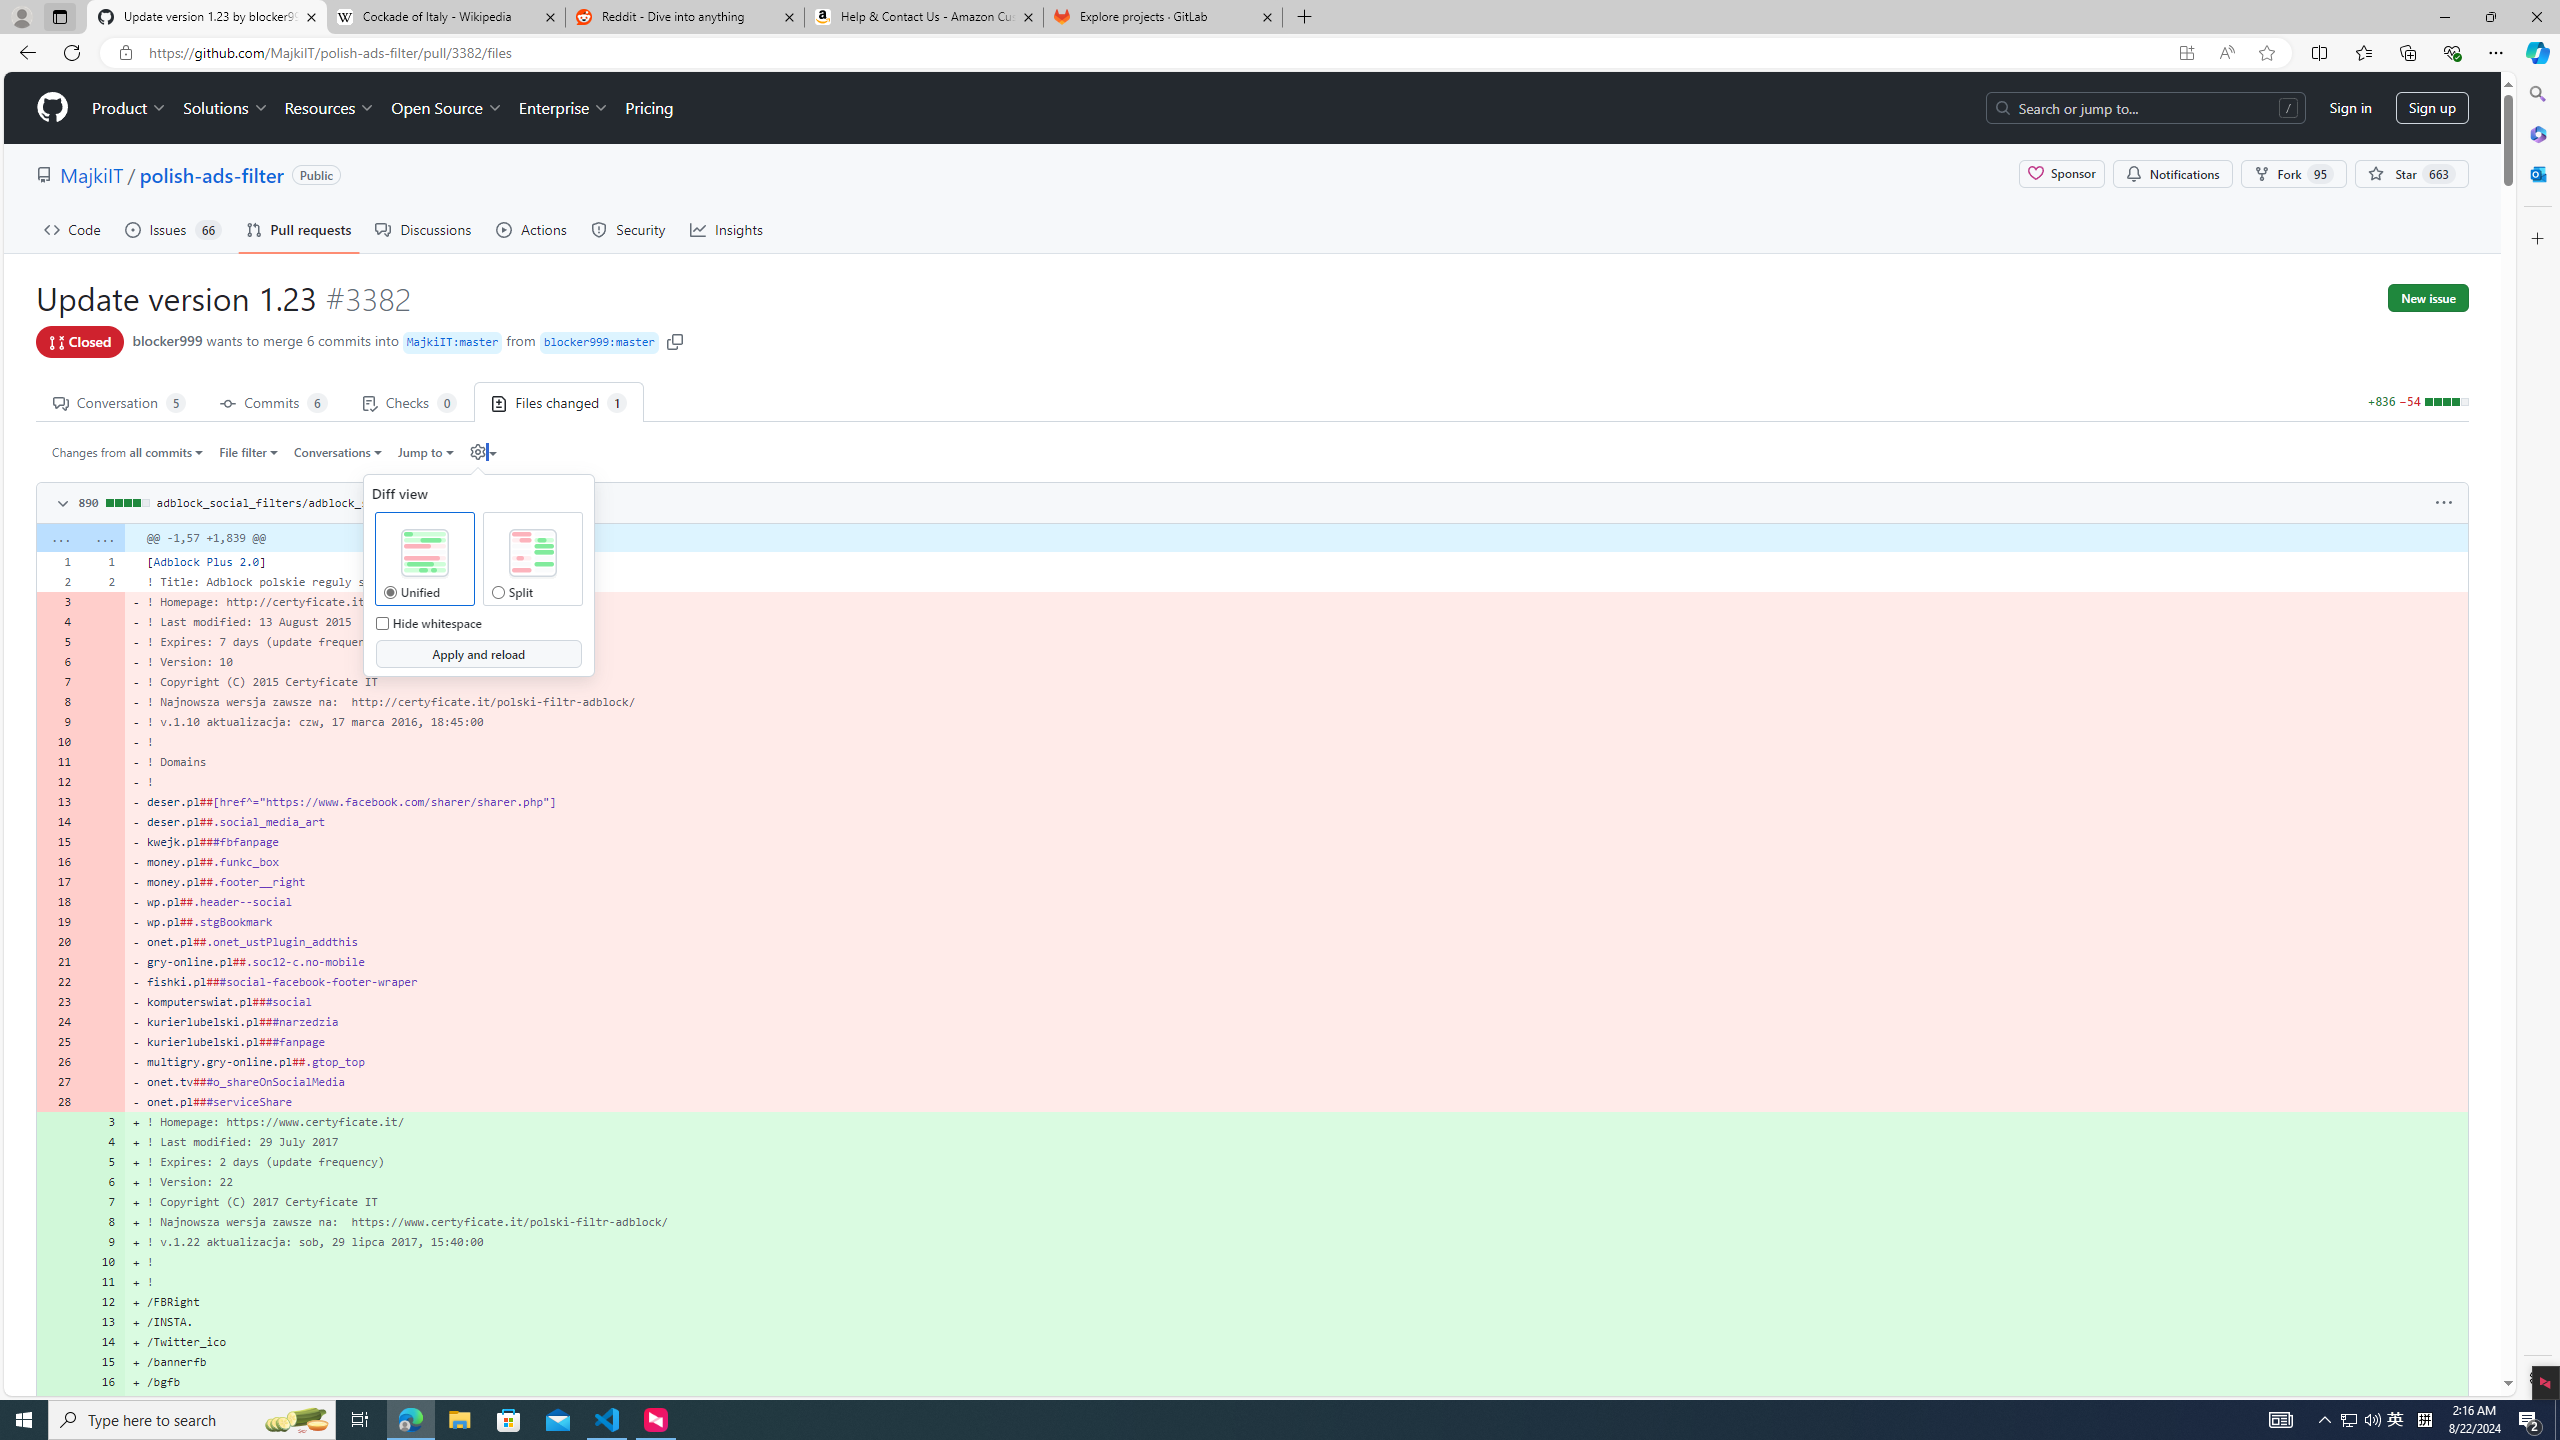 This screenshot has width=2560, height=1440. What do you see at coordinates (102, 1221) in the screenshot?
I see `'8'` at bounding box center [102, 1221].